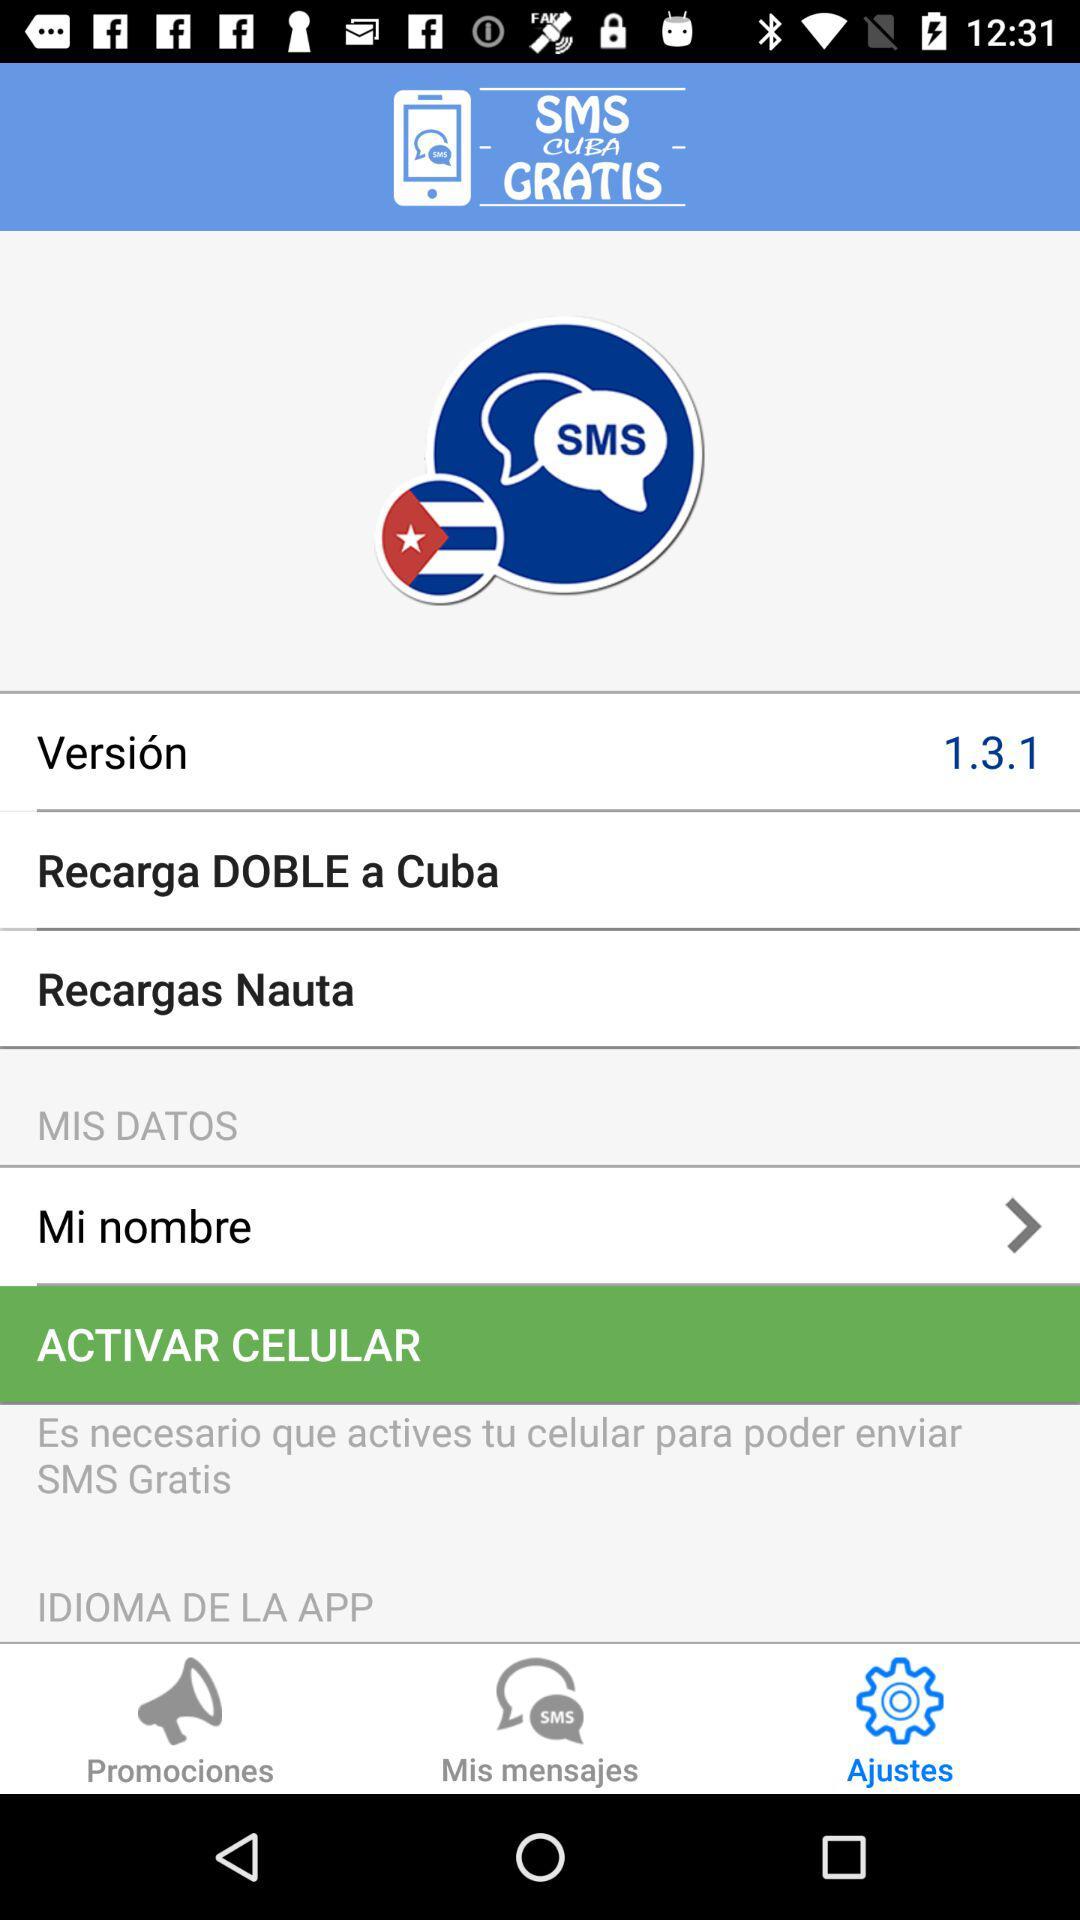  Describe the element at coordinates (540, 1724) in the screenshot. I see `the item next to ajustes icon` at that location.